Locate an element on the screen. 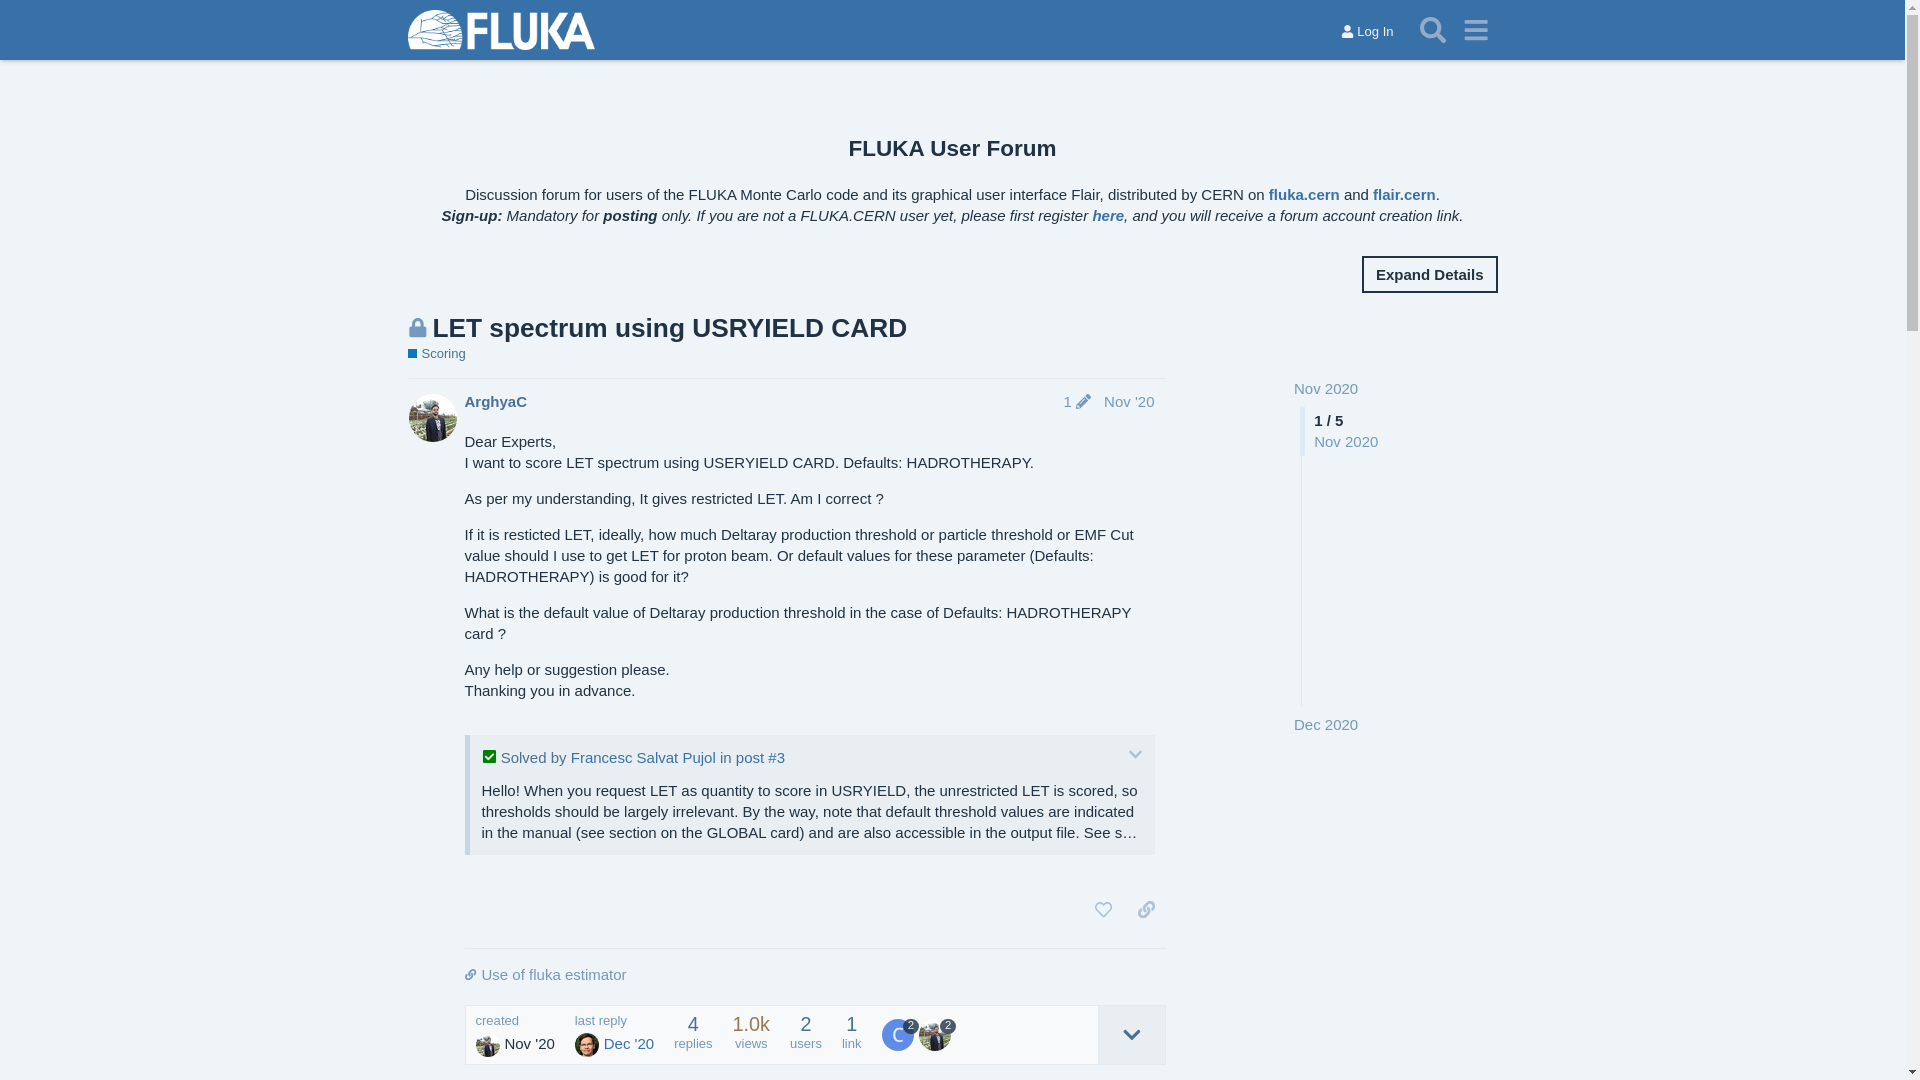 This screenshot has height=1080, width=1920. 'expand topic details' is located at coordinates (1131, 1034).